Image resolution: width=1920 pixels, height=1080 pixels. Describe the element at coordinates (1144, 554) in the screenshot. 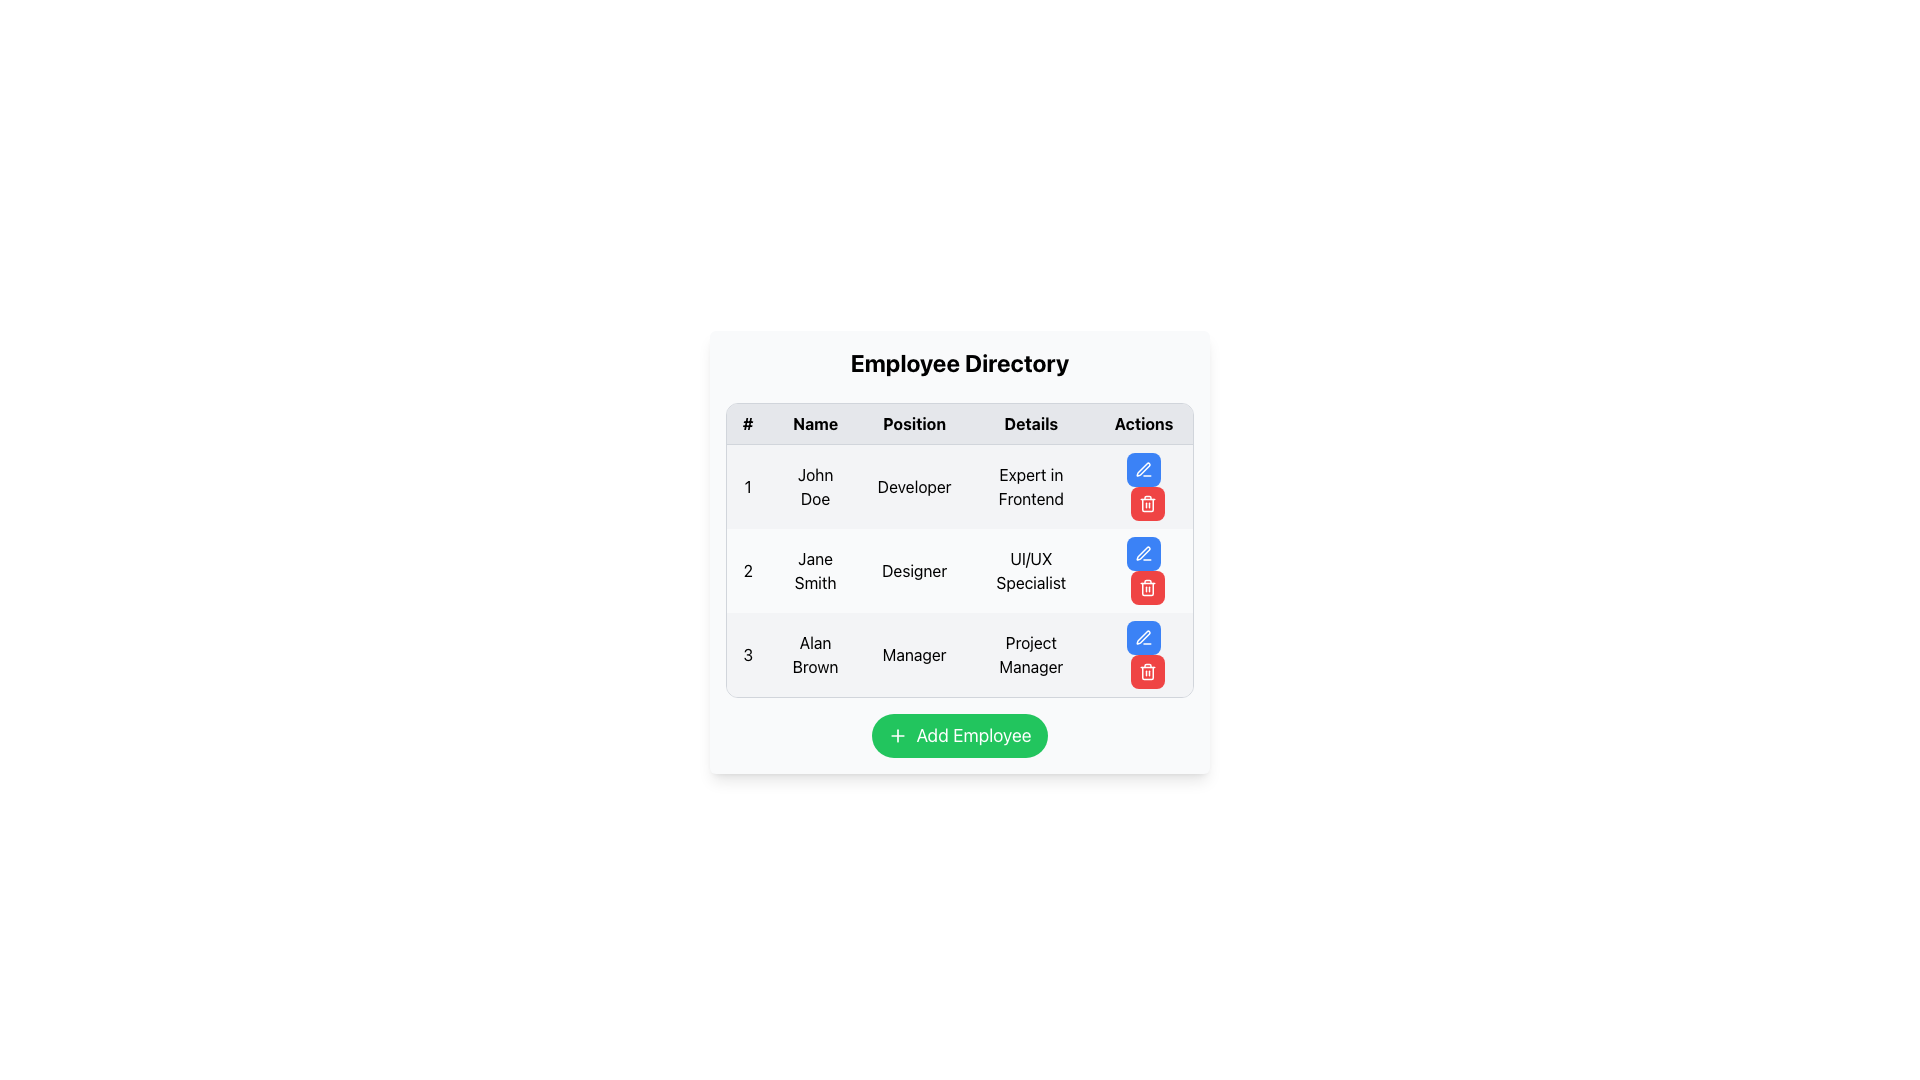

I see `the blue button with a white pen icon in the 'Actions' column for 'Jane Smith' in the 'Employee Directory' table` at that location.